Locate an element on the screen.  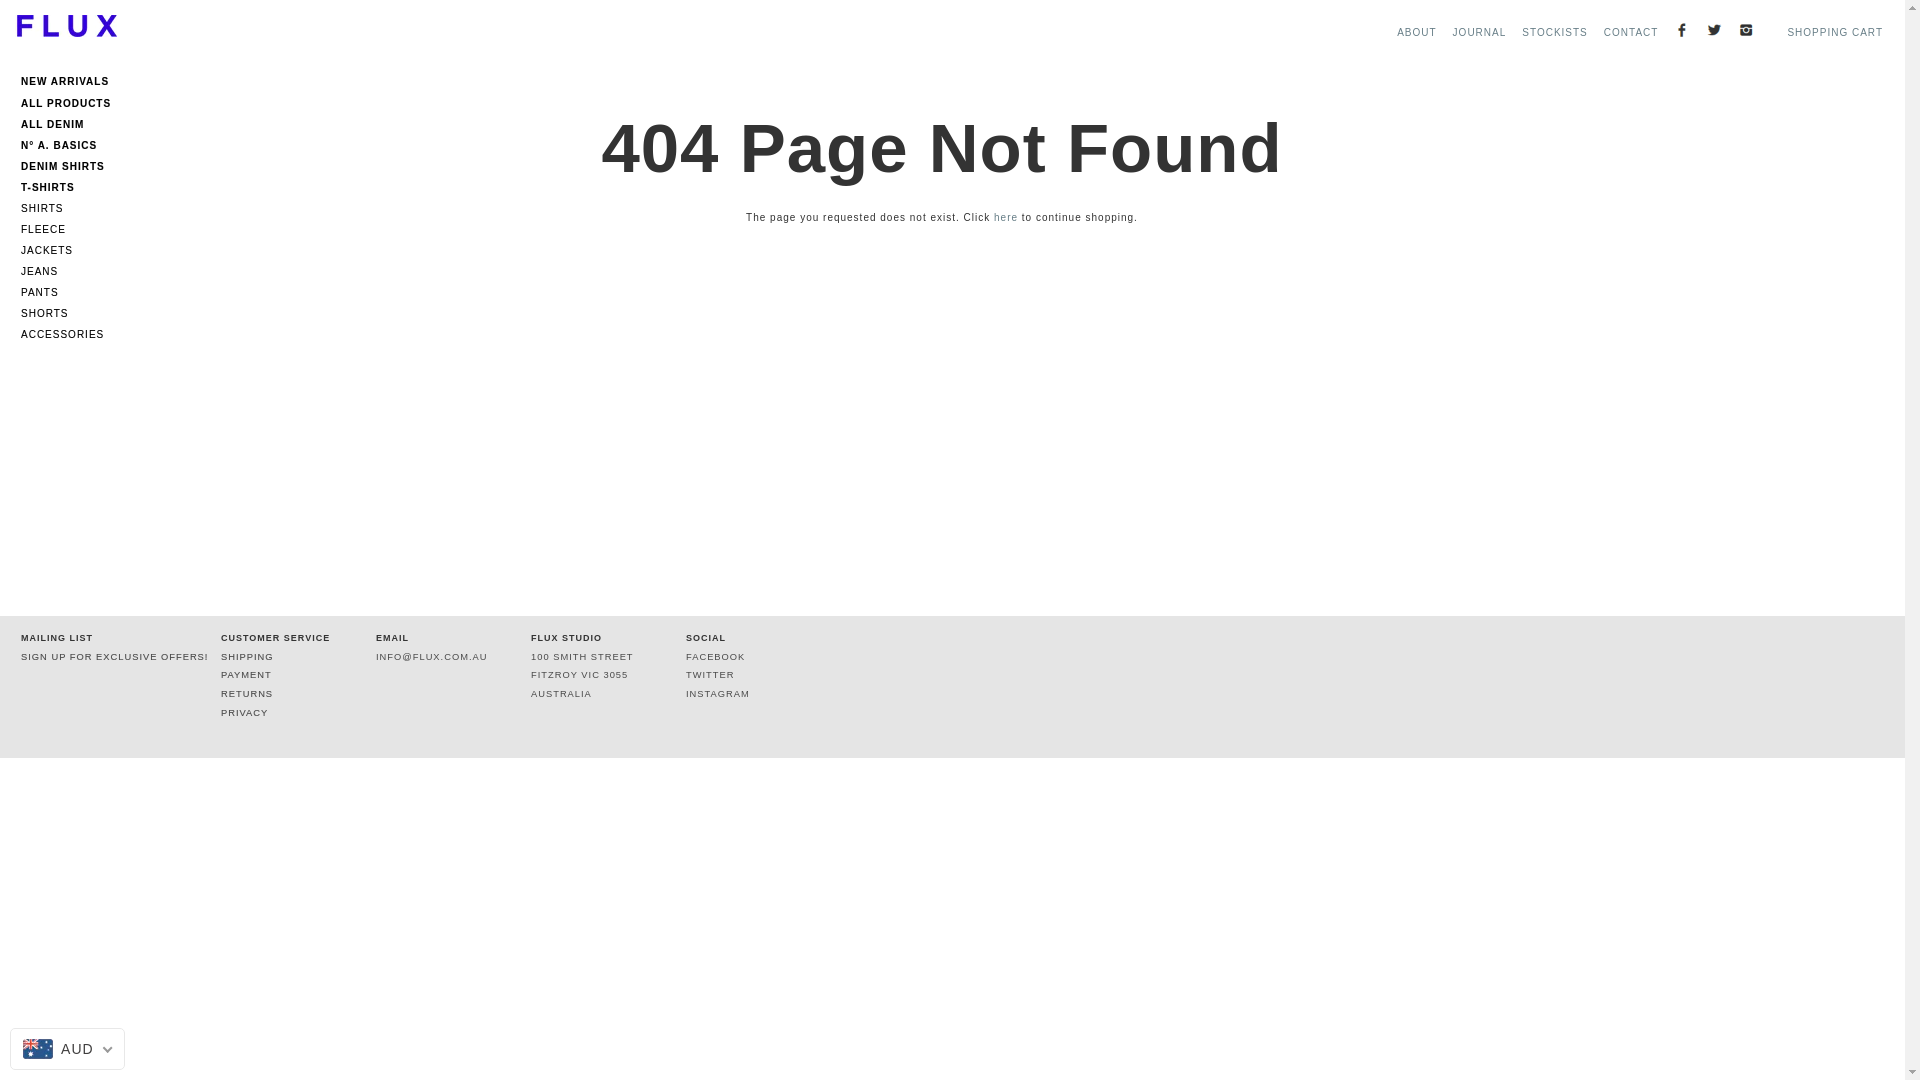
'SHIRTS' is located at coordinates (71, 208).